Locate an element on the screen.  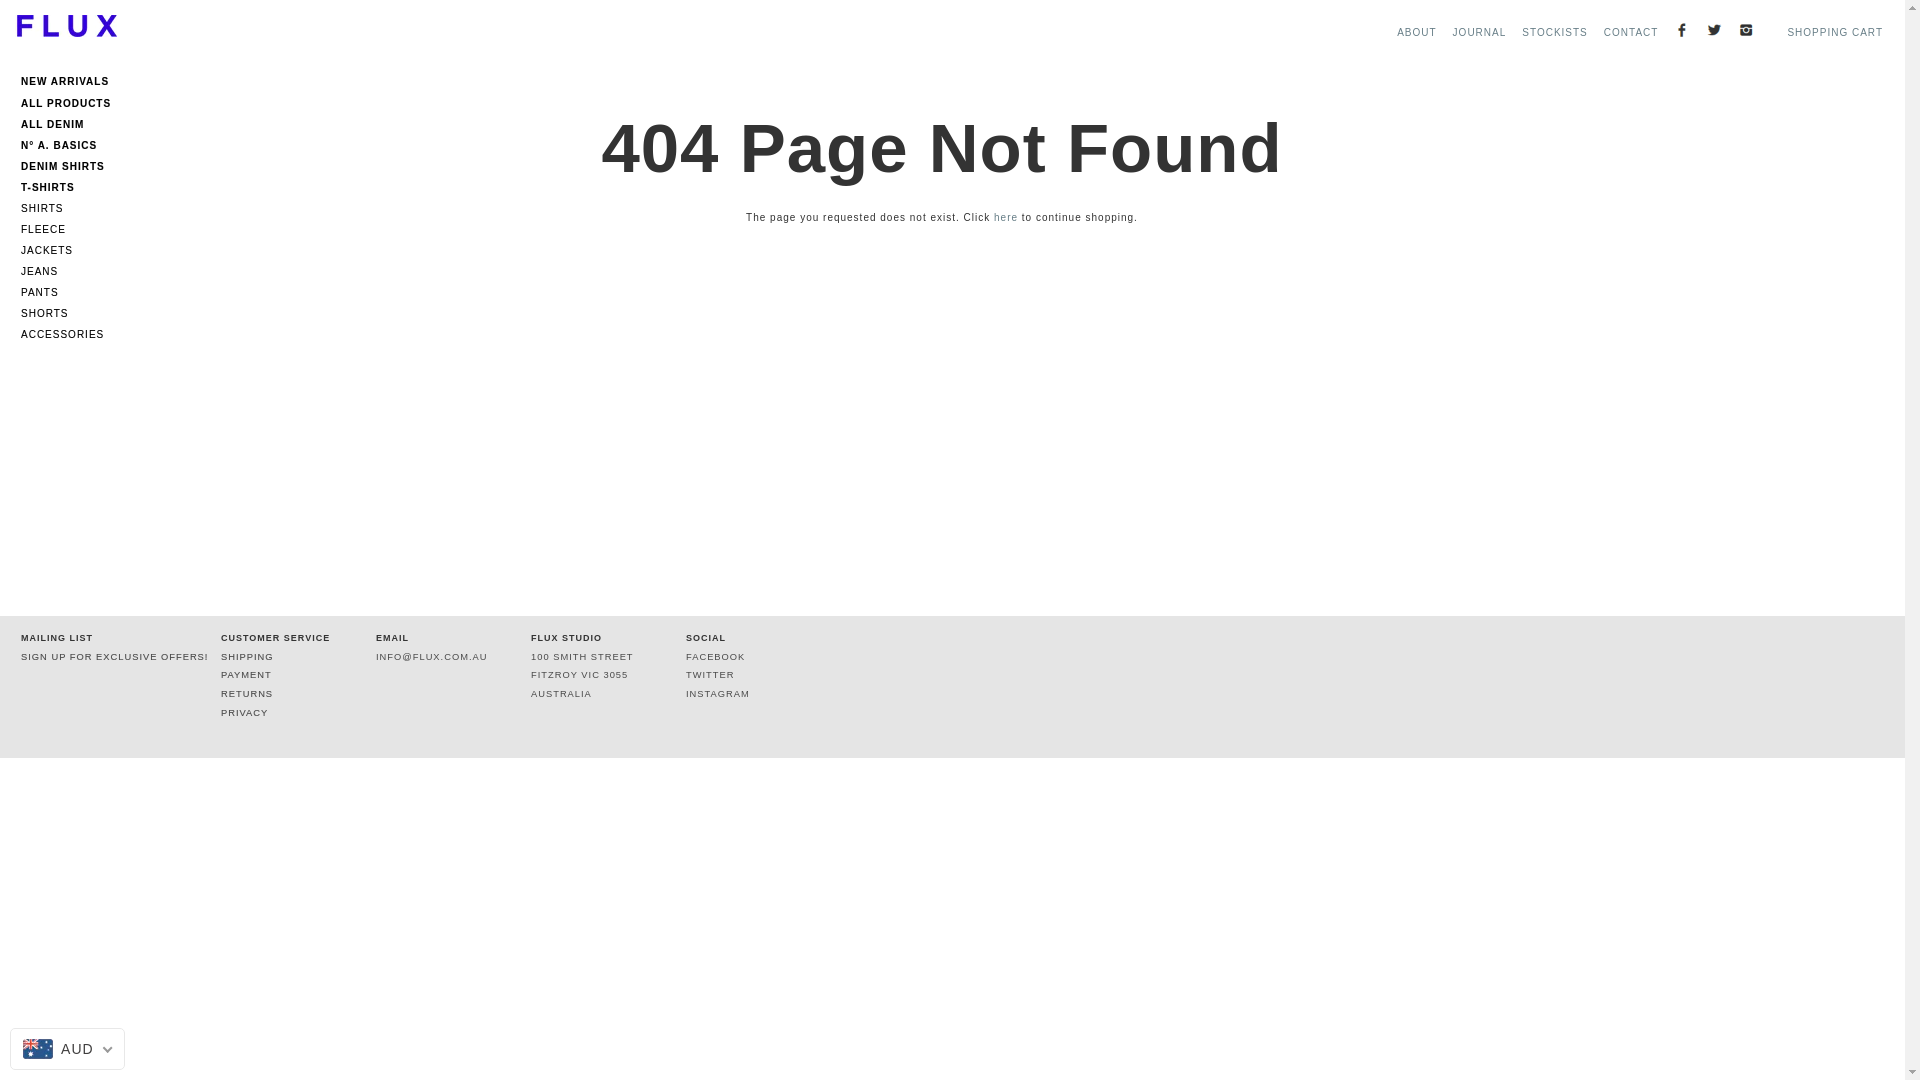
'SHIRTS' is located at coordinates (71, 208).